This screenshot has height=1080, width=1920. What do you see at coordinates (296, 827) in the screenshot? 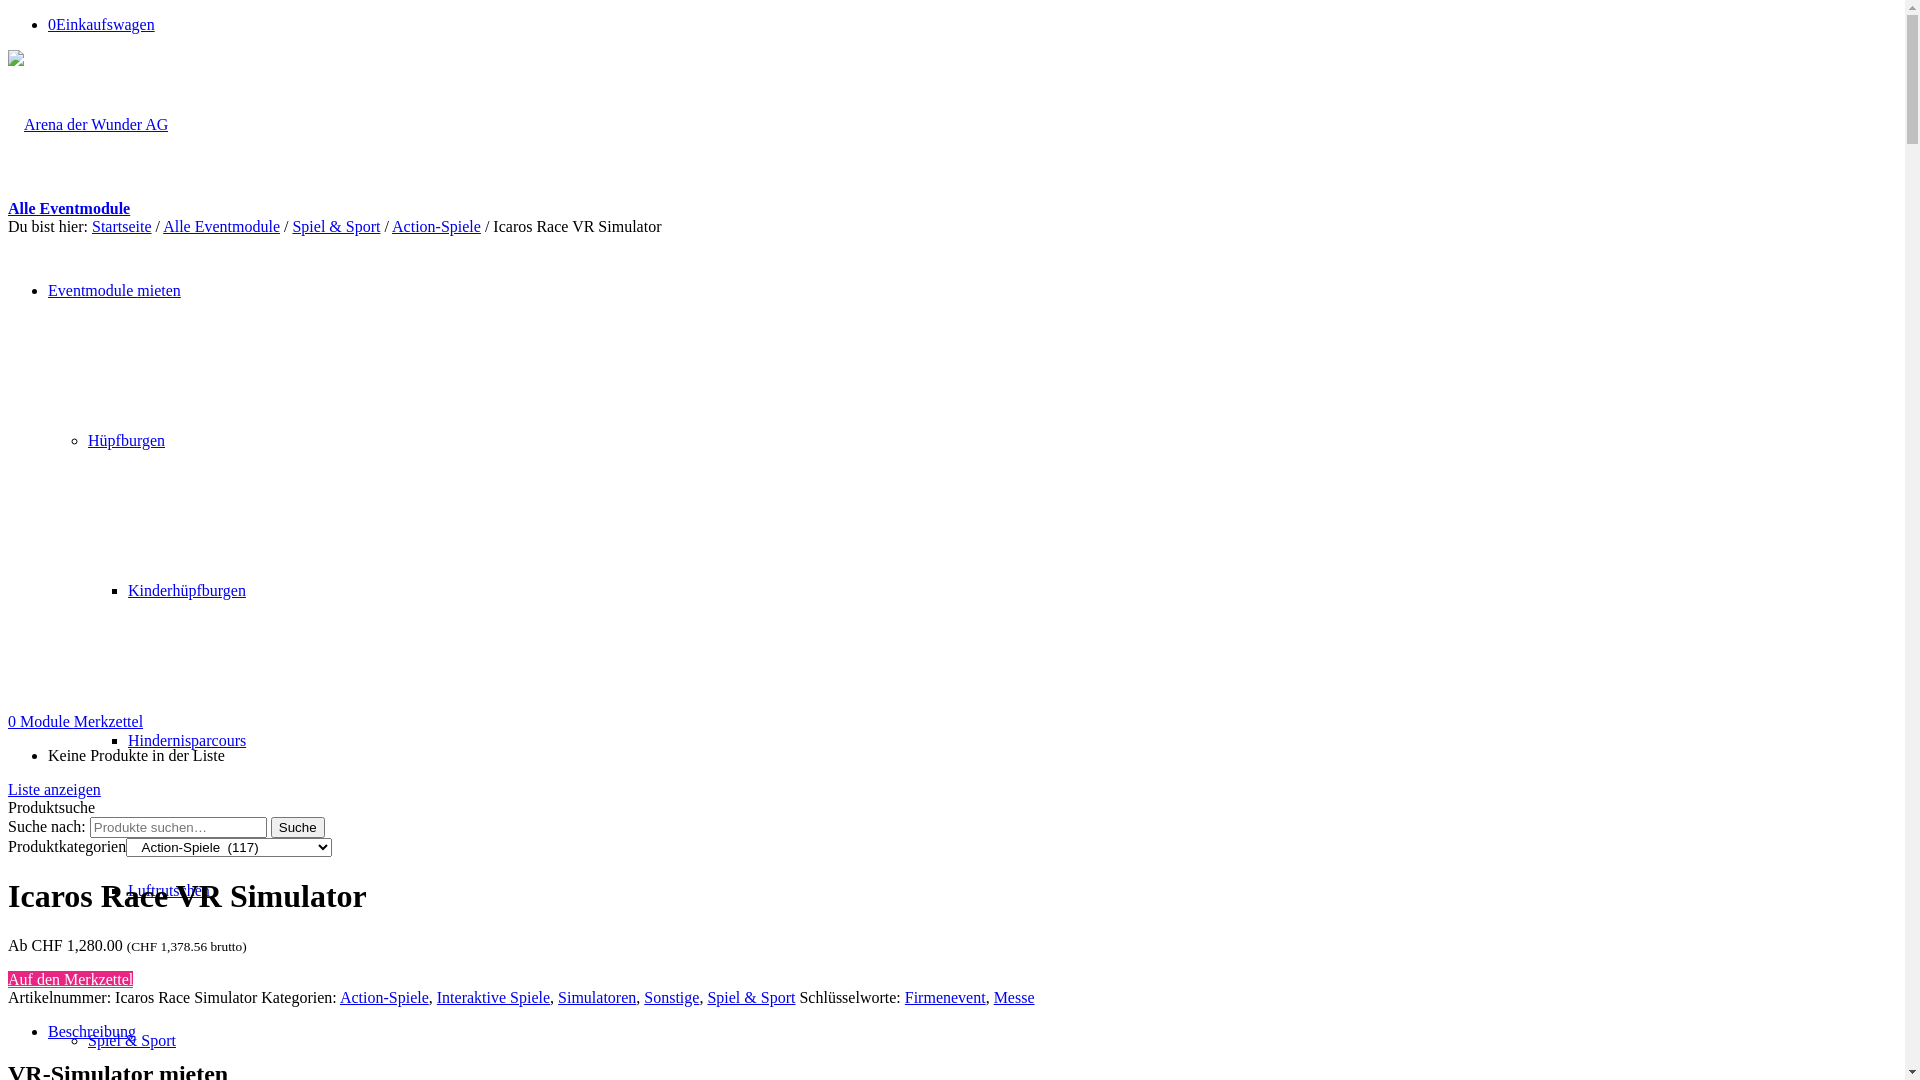
I see `'Suche'` at bounding box center [296, 827].